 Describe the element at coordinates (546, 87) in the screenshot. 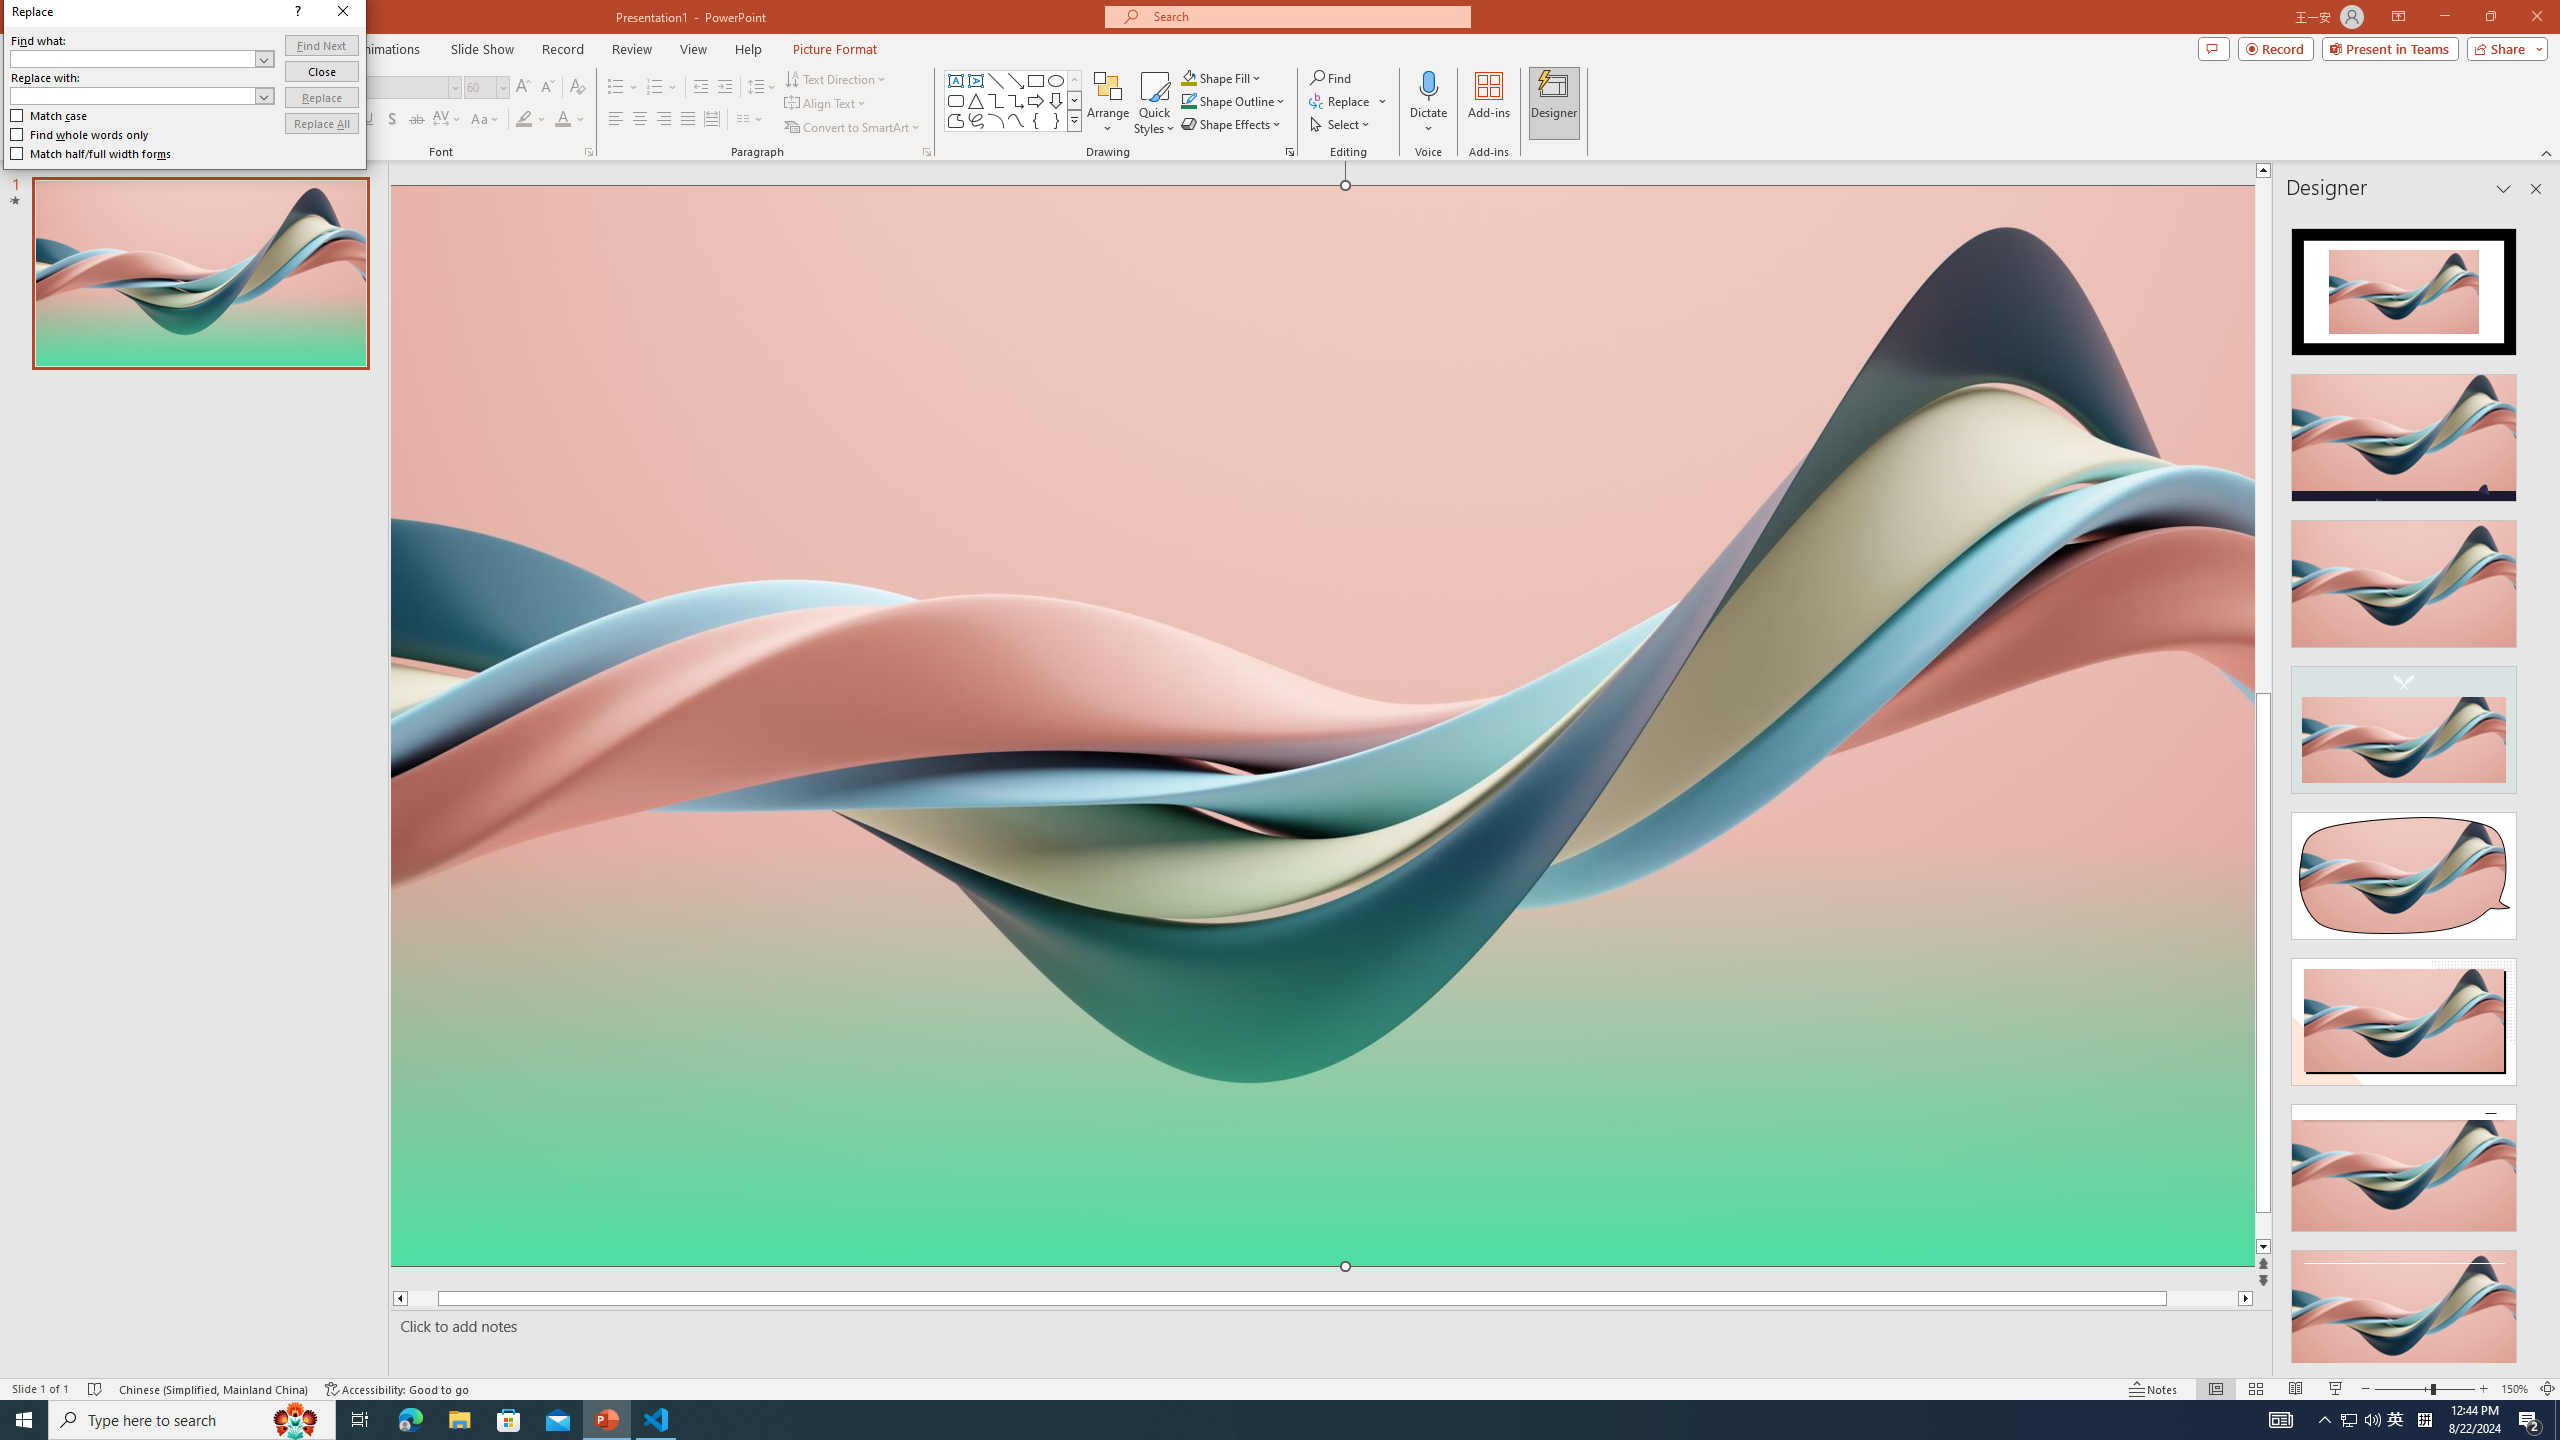

I see `'Decrease Font Size'` at that location.